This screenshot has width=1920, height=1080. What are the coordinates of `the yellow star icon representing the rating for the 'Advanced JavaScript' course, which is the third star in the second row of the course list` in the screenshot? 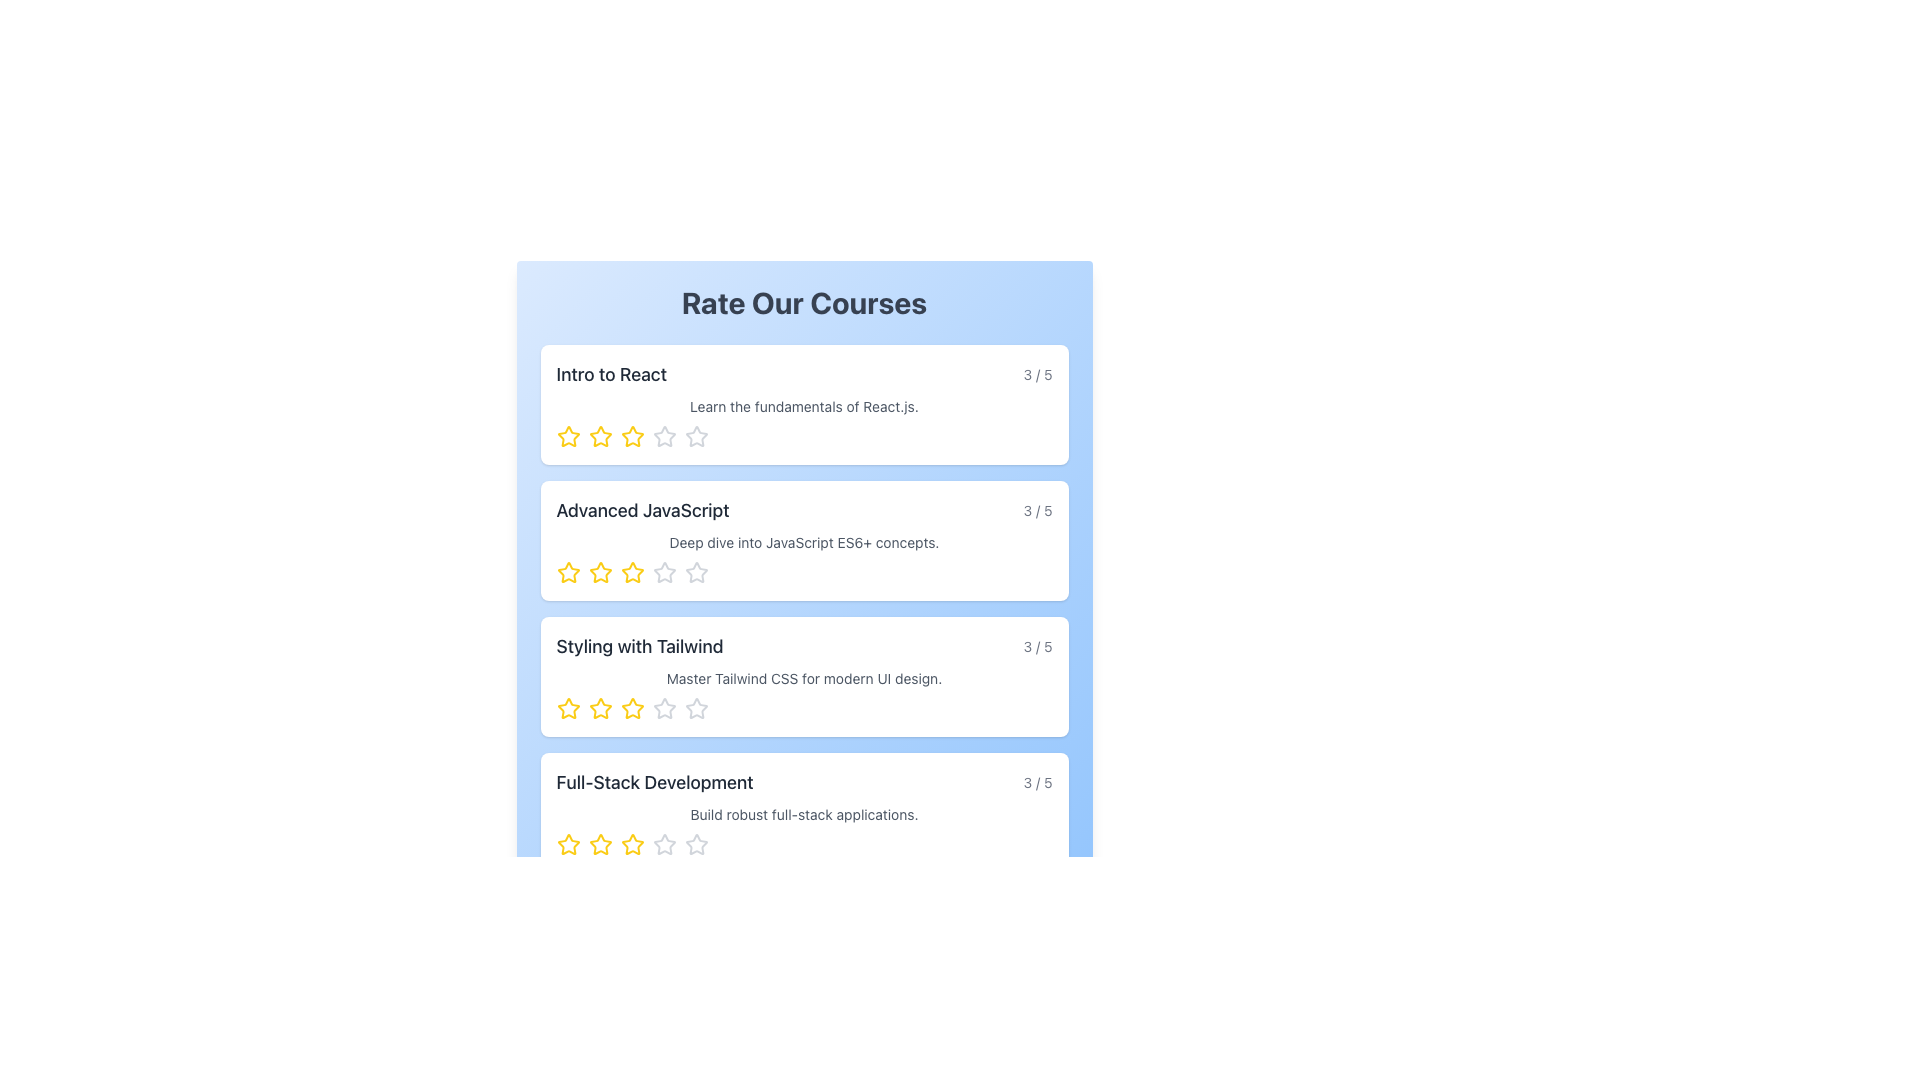 It's located at (631, 572).